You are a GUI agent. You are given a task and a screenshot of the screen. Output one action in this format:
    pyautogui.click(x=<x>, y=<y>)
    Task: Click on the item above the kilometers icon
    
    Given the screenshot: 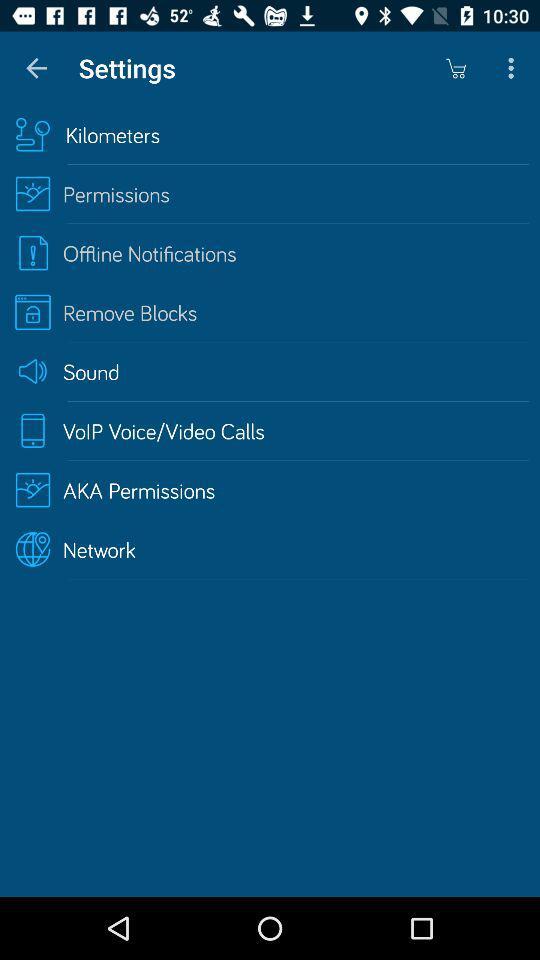 What is the action you would take?
    pyautogui.click(x=455, y=68)
    